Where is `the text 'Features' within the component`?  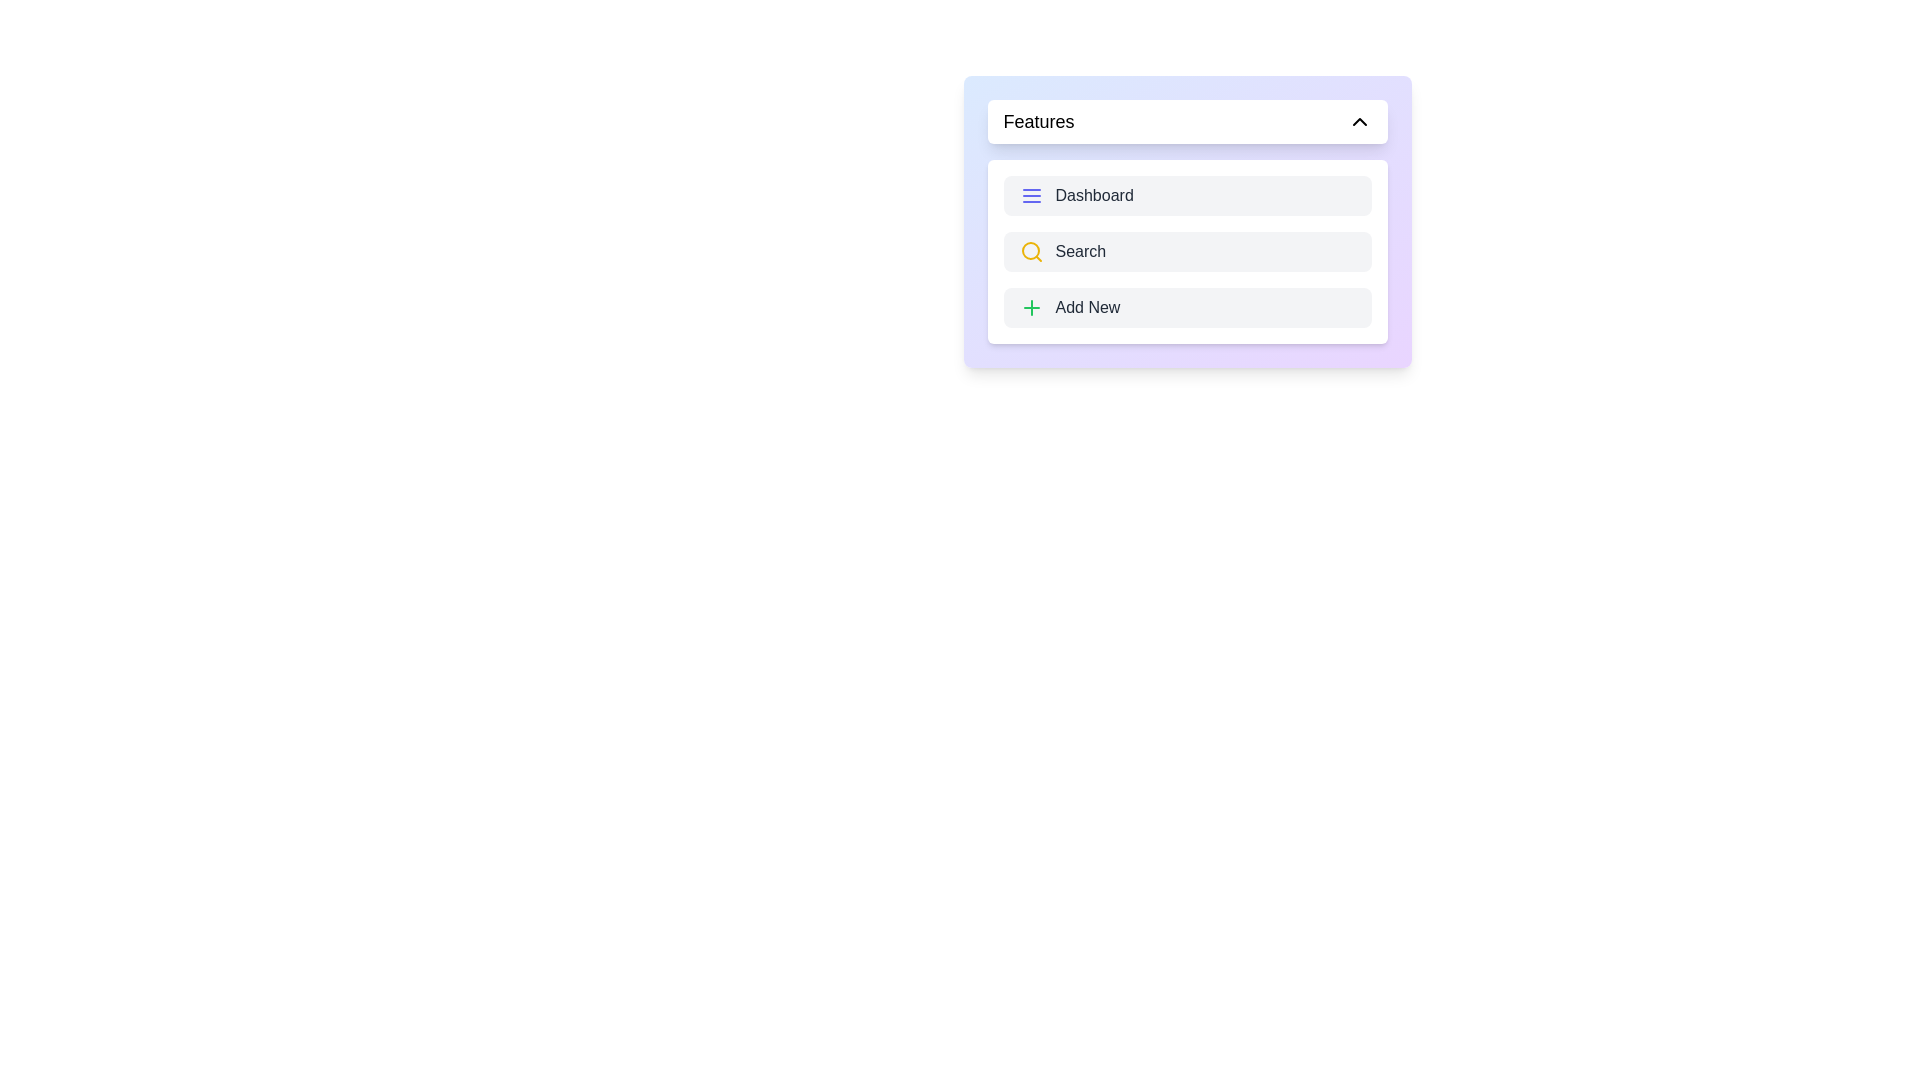 the text 'Features' within the component is located at coordinates (1187, 122).